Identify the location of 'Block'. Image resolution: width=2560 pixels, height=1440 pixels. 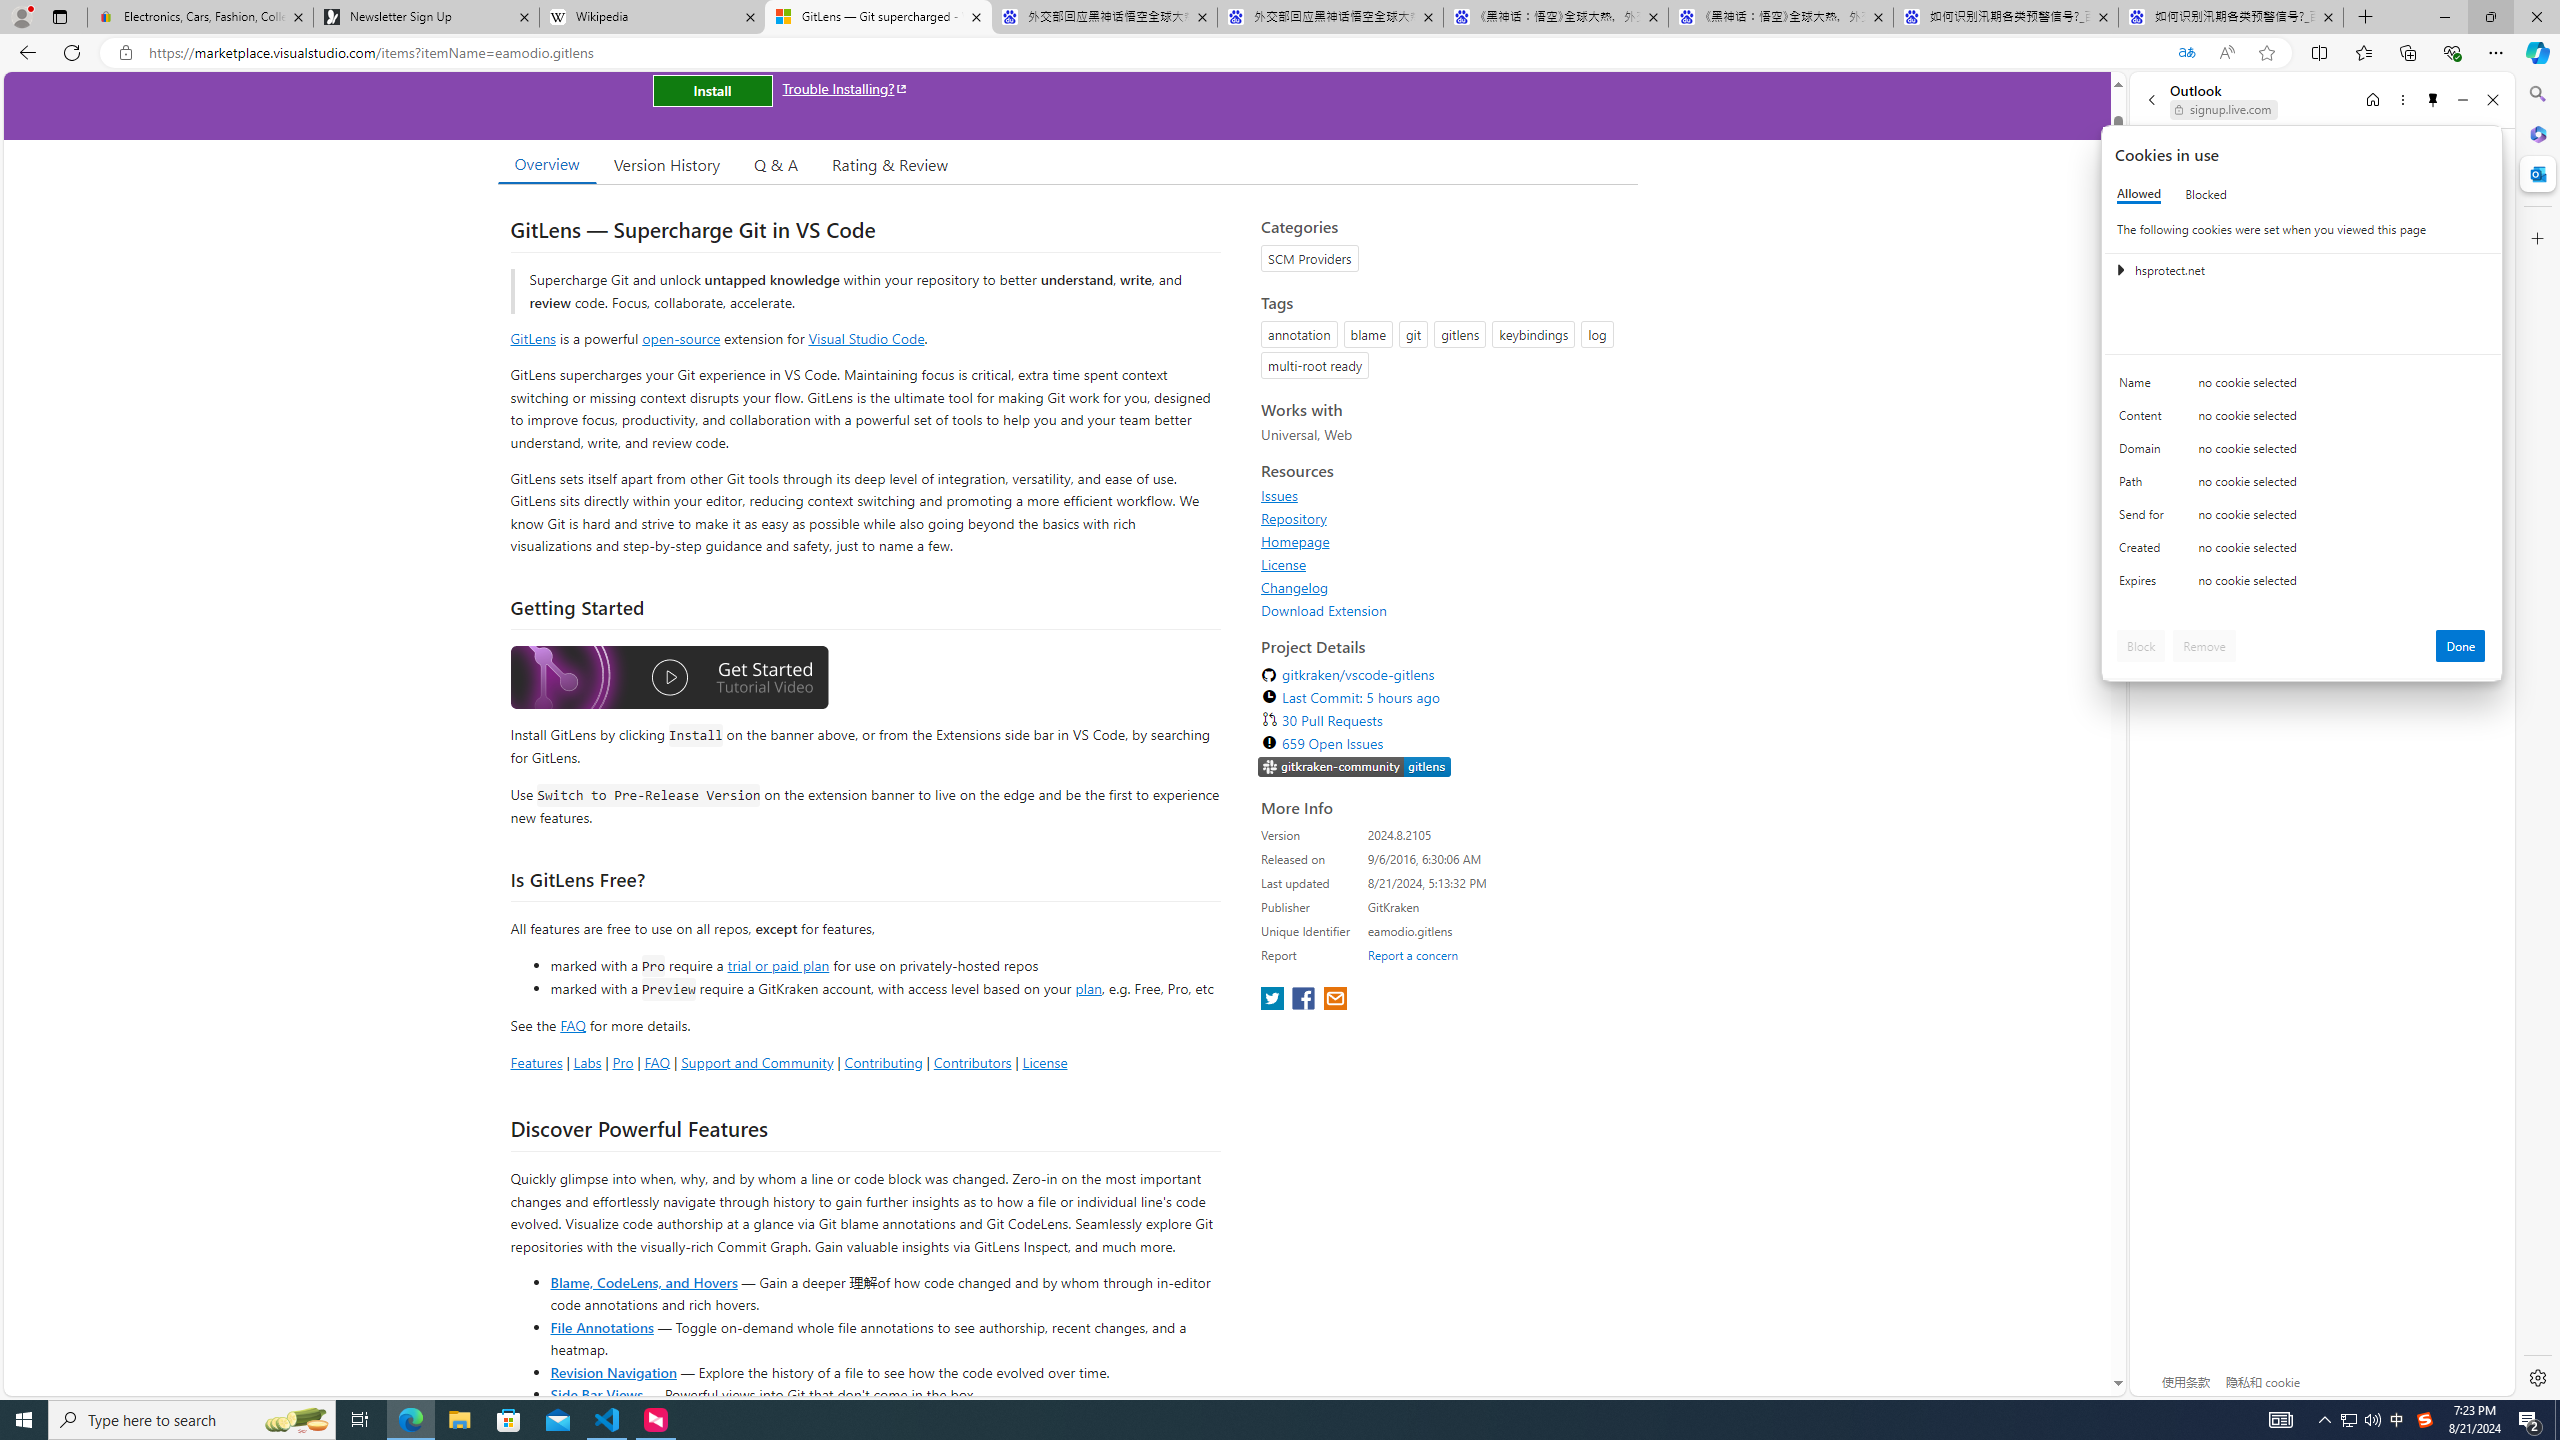
(2140, 646).